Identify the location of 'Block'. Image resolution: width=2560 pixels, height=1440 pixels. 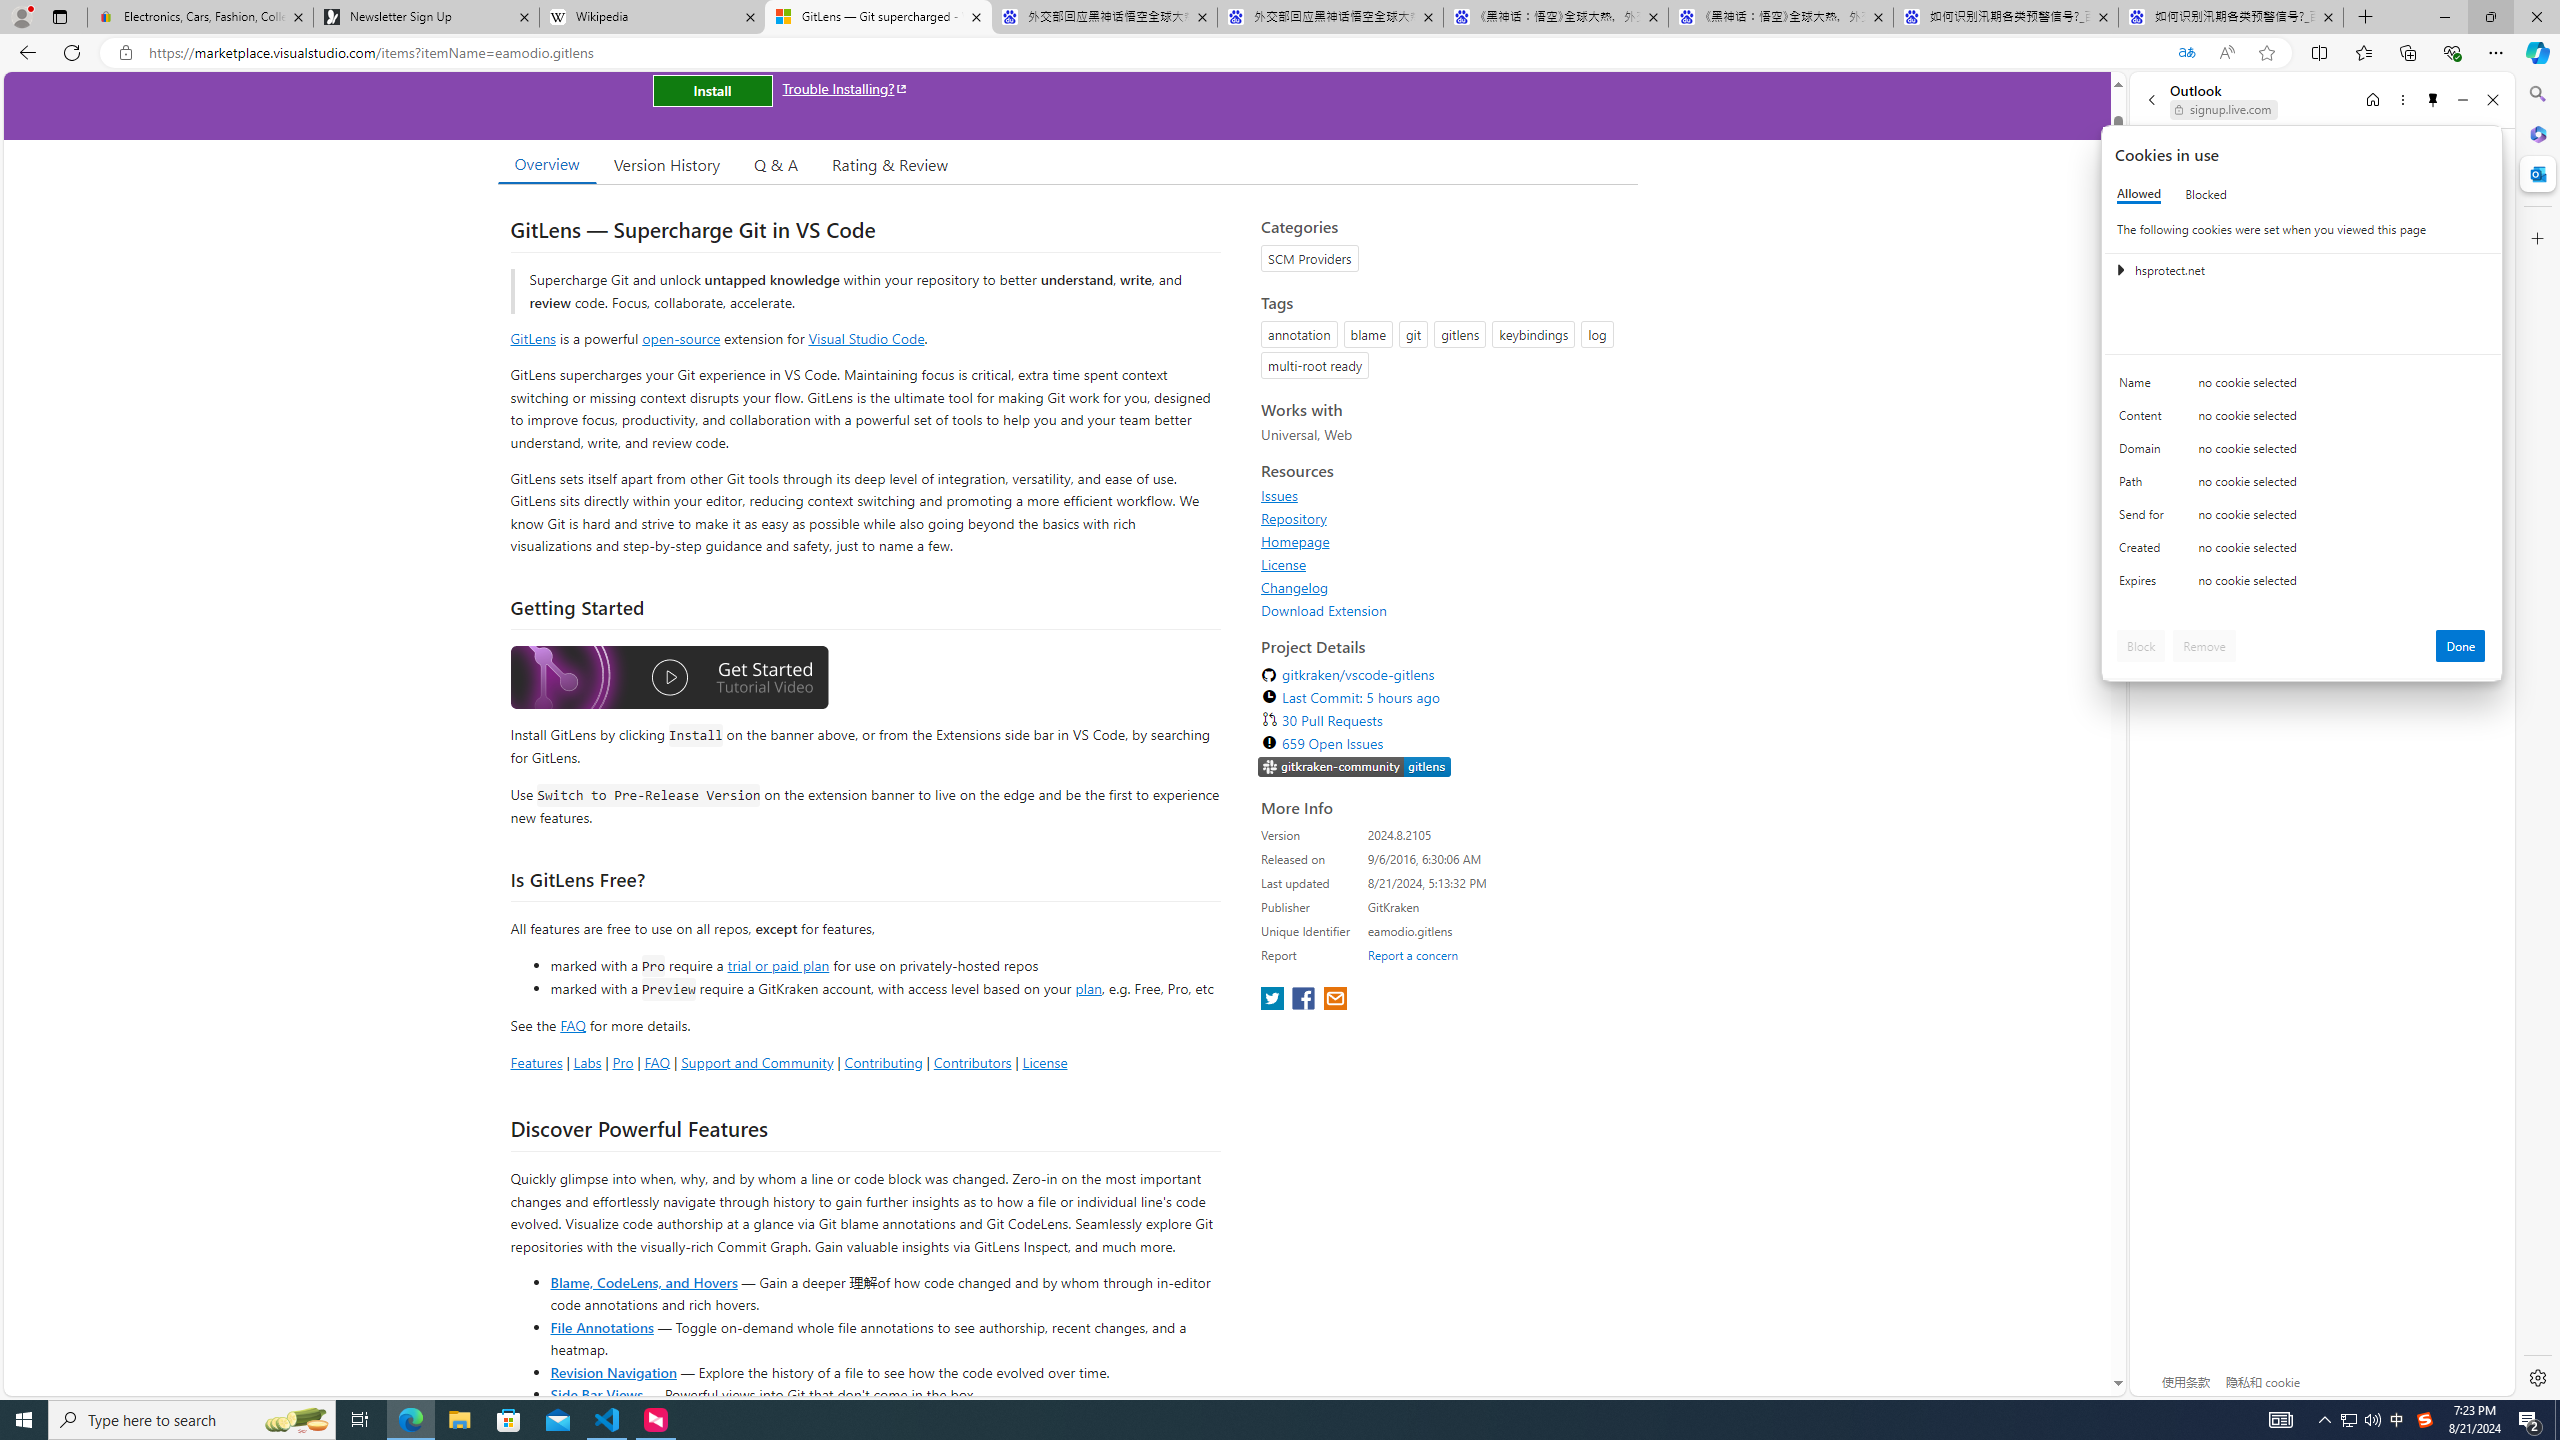
(2140, 646).